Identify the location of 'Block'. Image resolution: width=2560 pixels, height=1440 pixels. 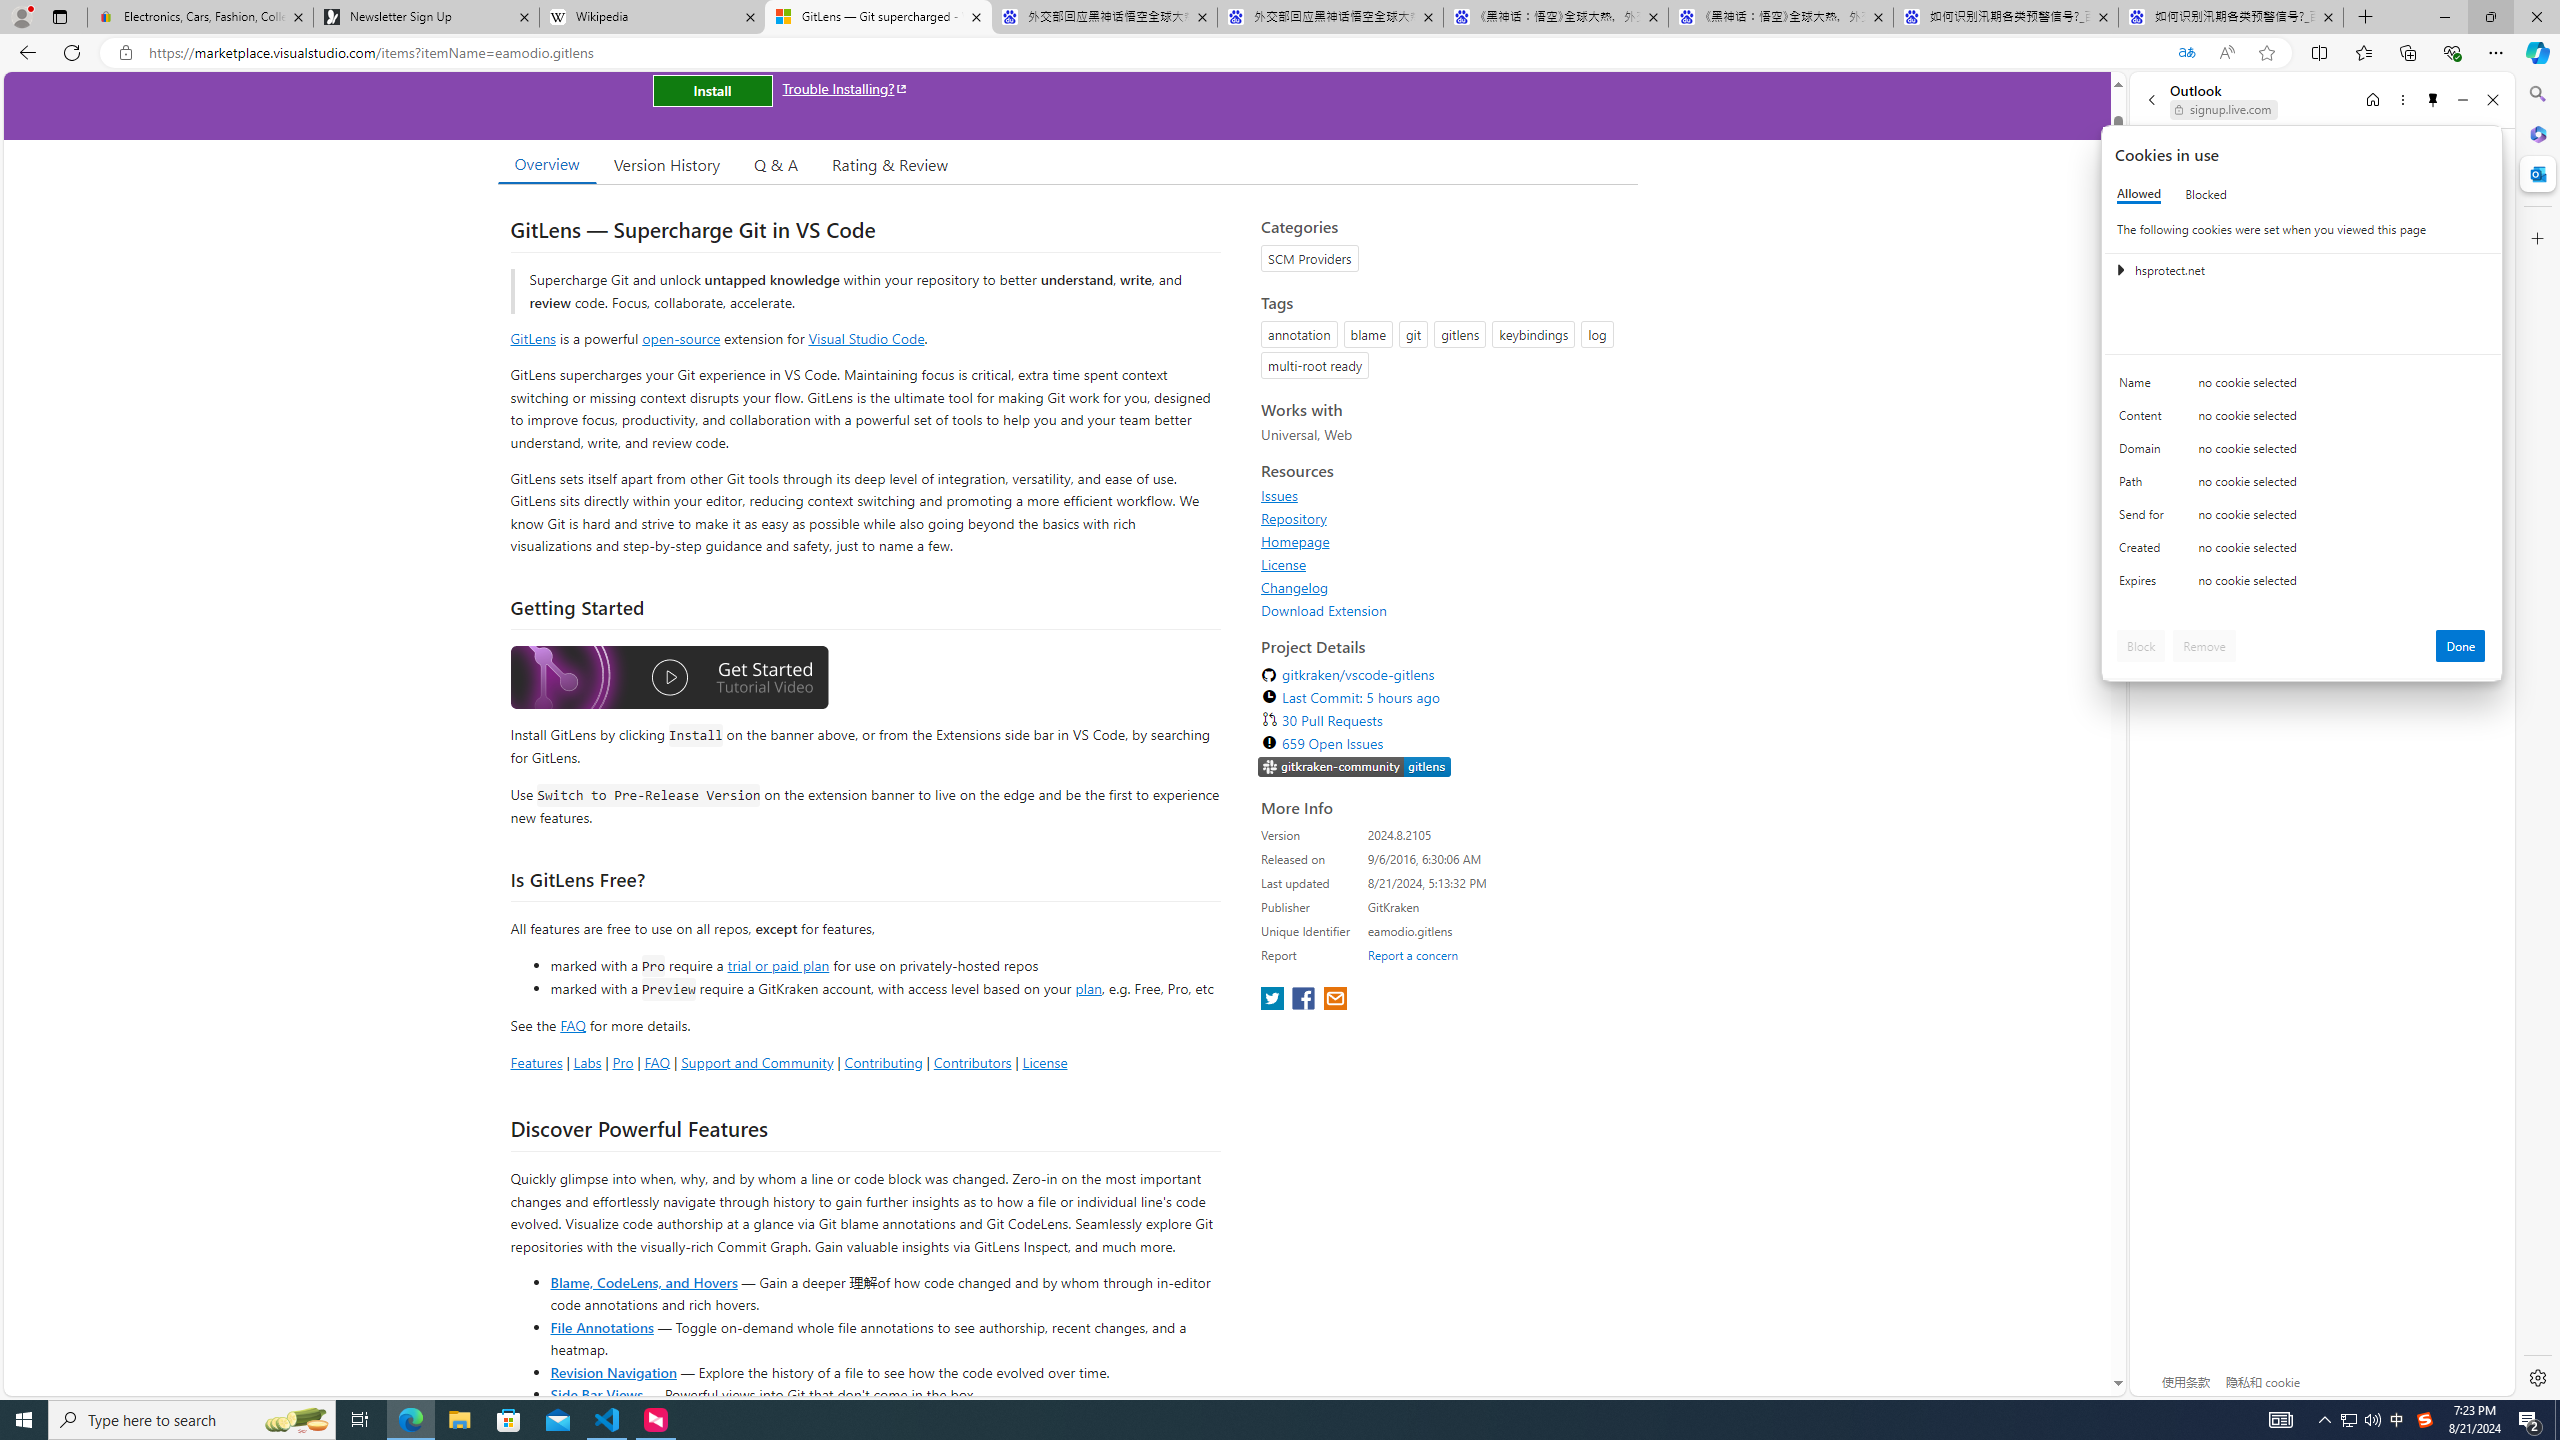
(2140, 646).